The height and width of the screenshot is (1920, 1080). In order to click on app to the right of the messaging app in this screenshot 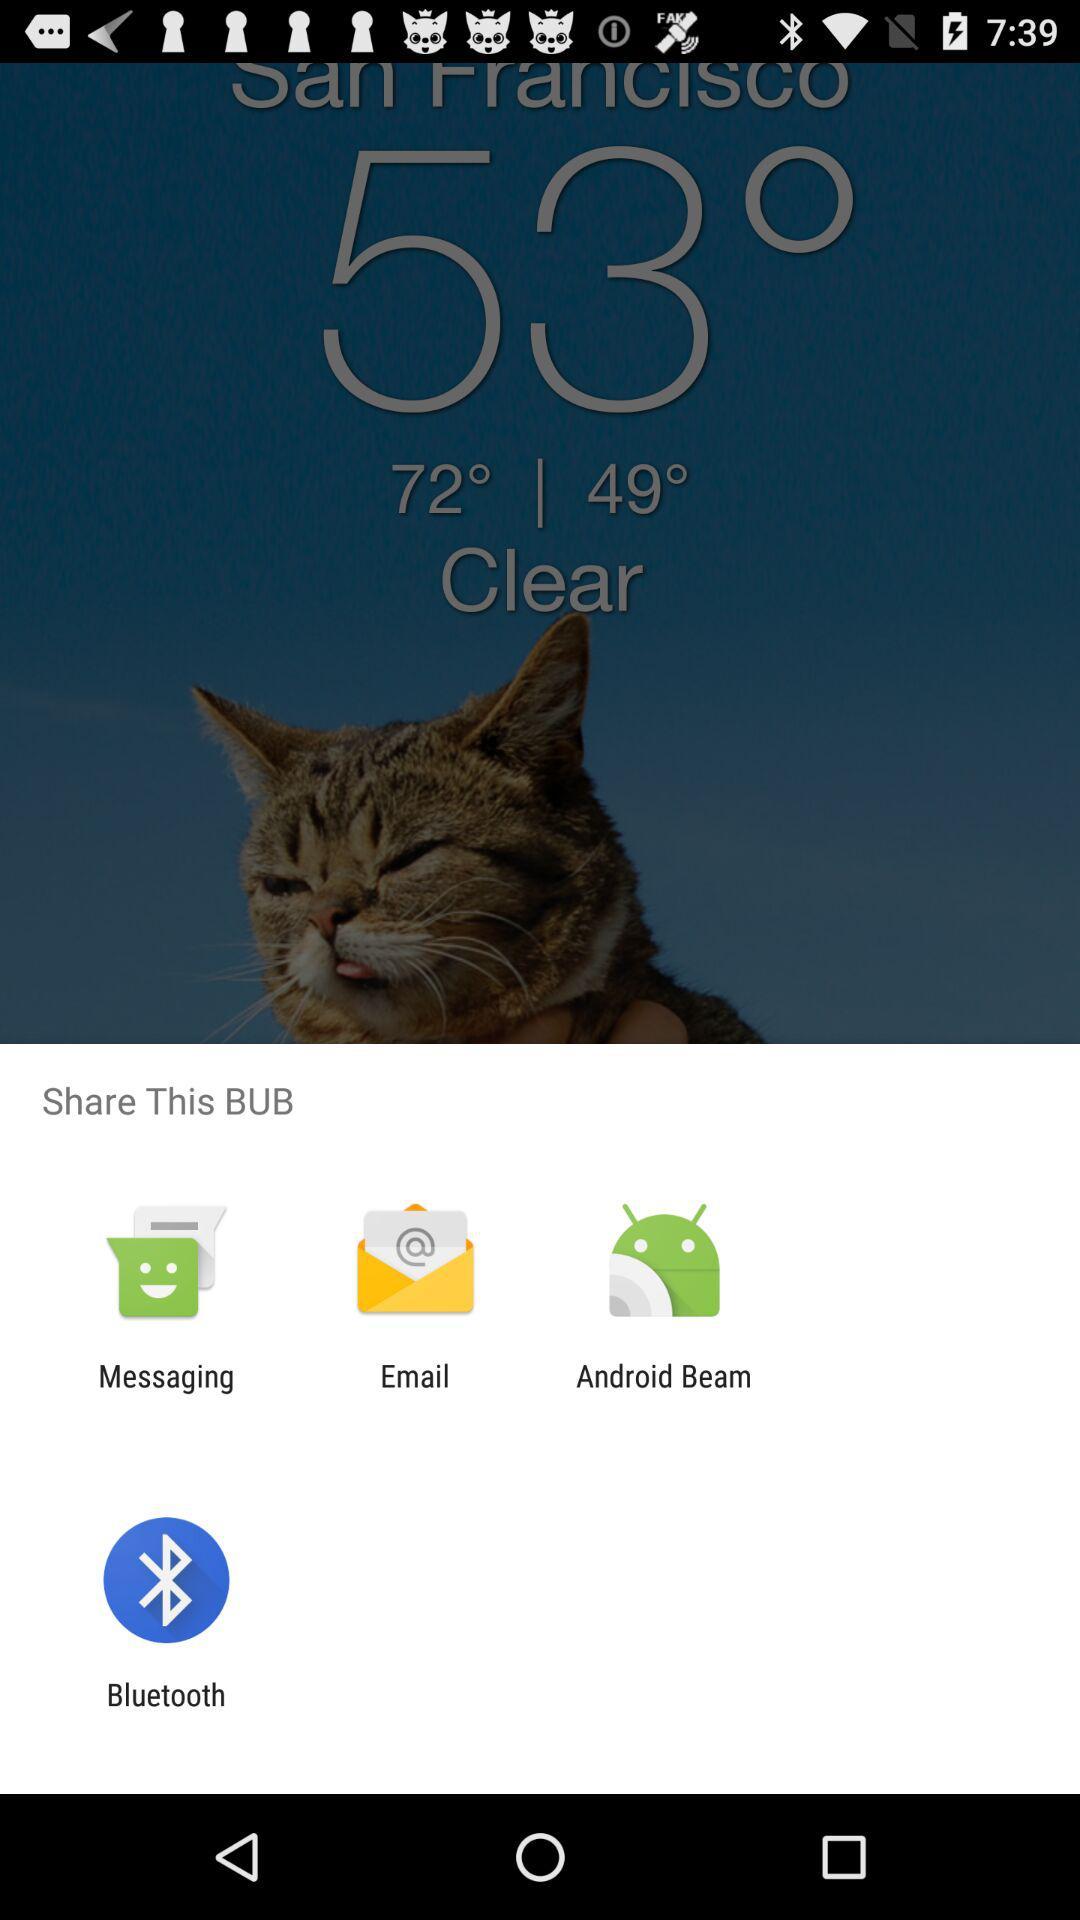, I will do `click(414, 1392)`.